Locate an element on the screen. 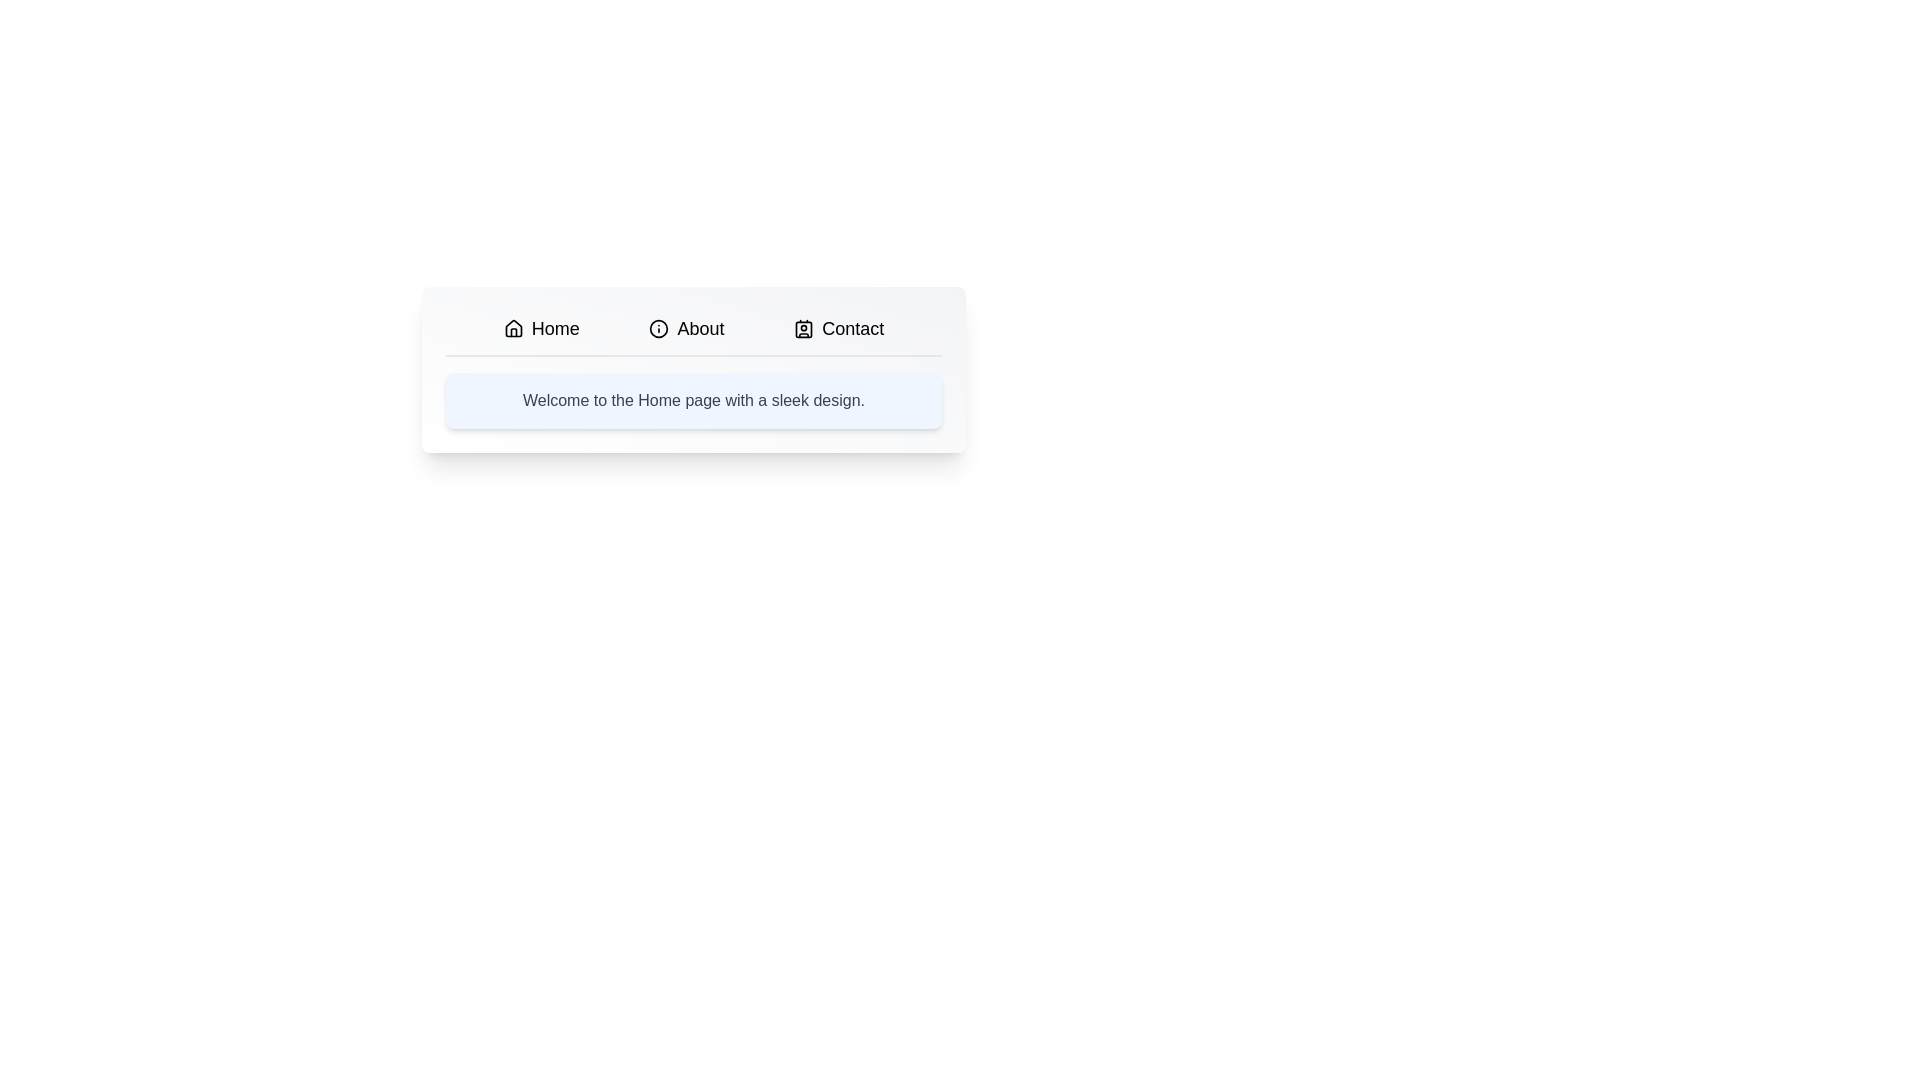 This screenshot has width=1920, height=1080. the Home tab is located at coordinates (541, 327).